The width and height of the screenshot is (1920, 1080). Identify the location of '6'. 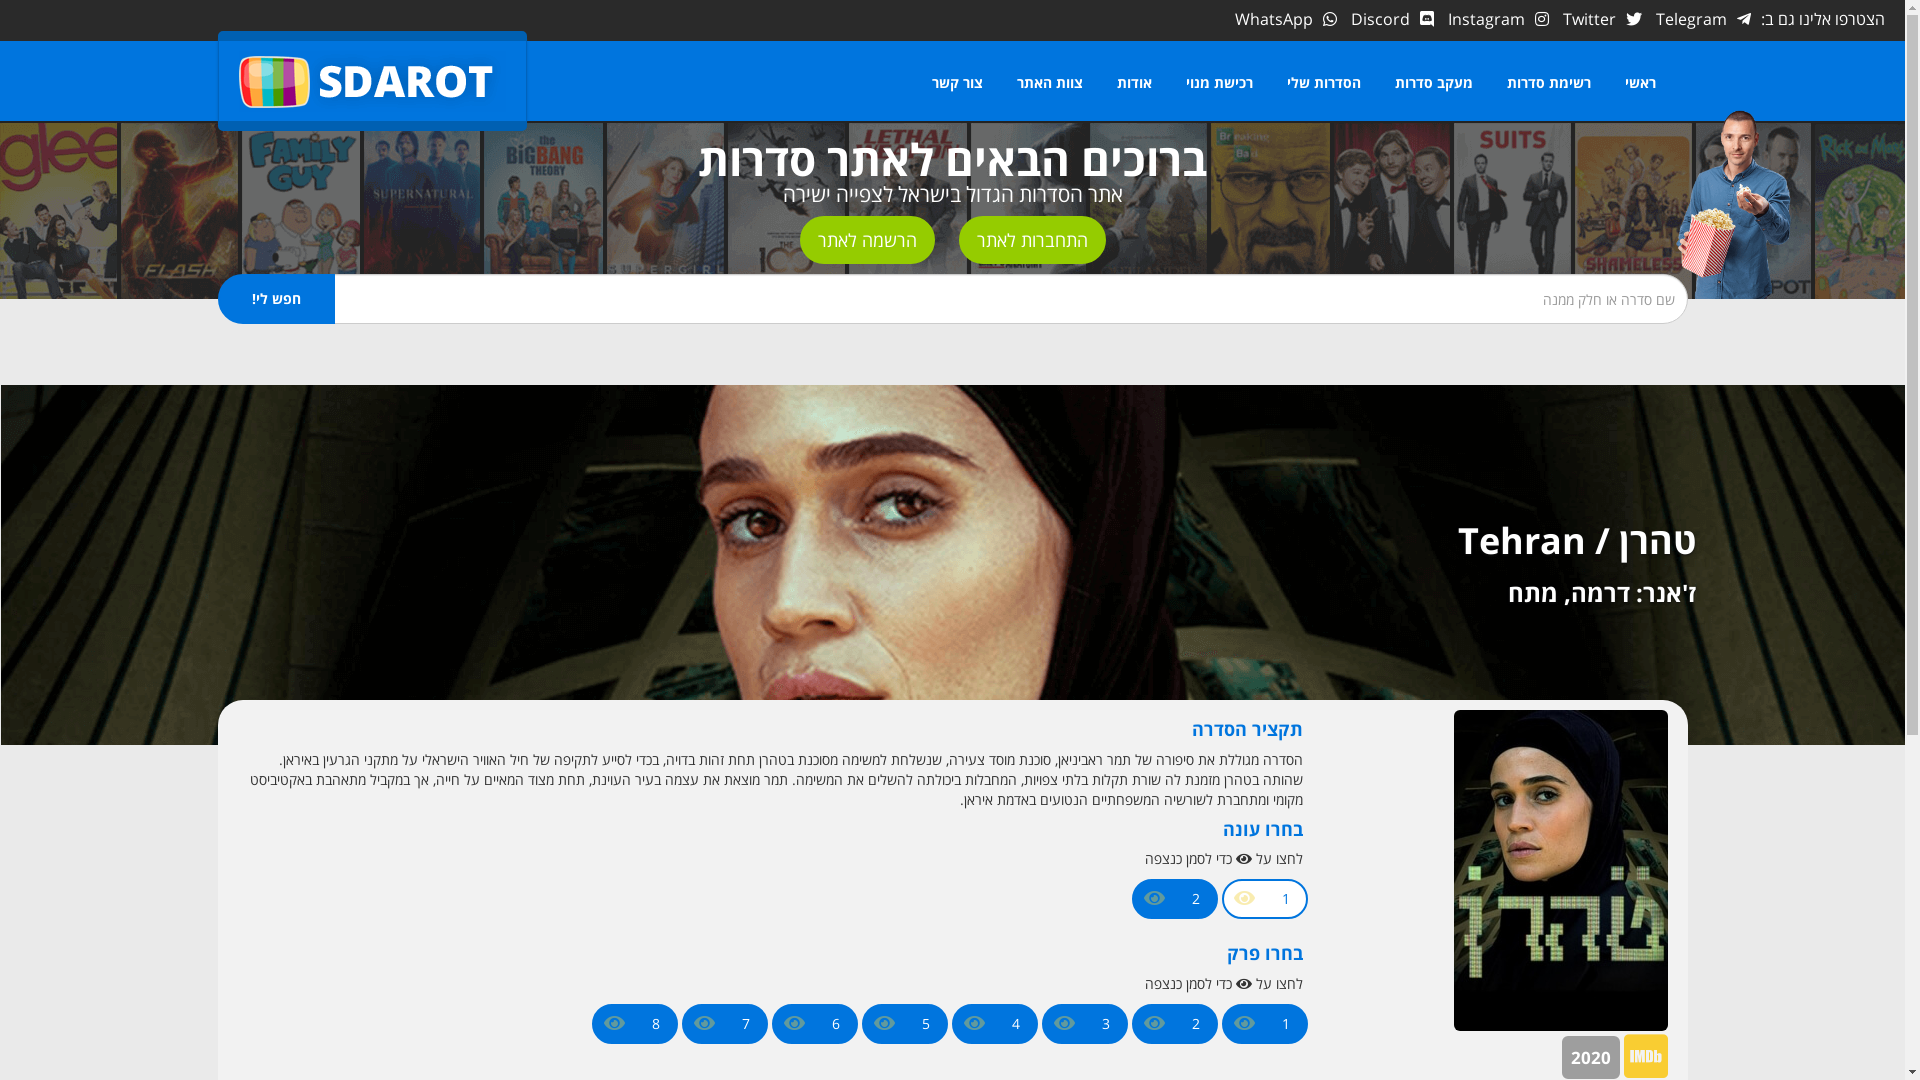
(835, 1023).